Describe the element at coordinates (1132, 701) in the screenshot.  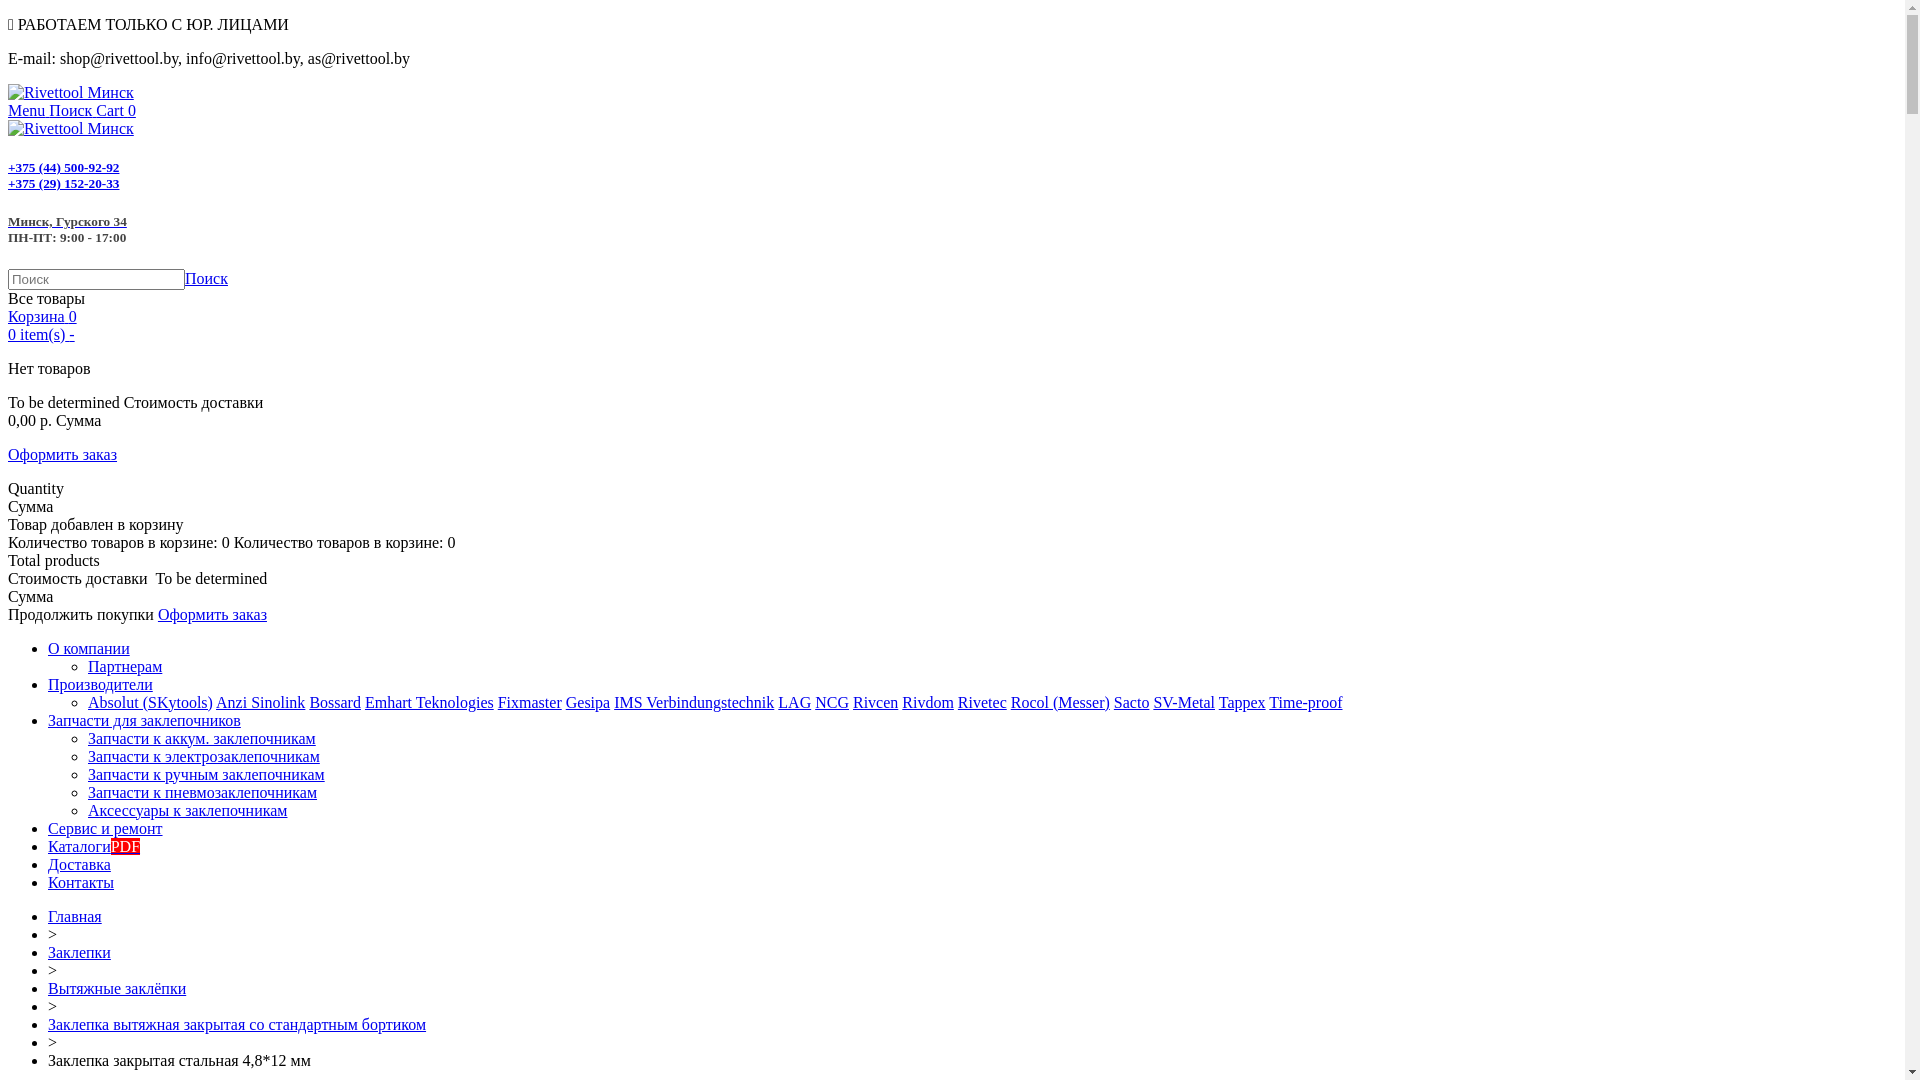
I see `'Sacto'` at that location.